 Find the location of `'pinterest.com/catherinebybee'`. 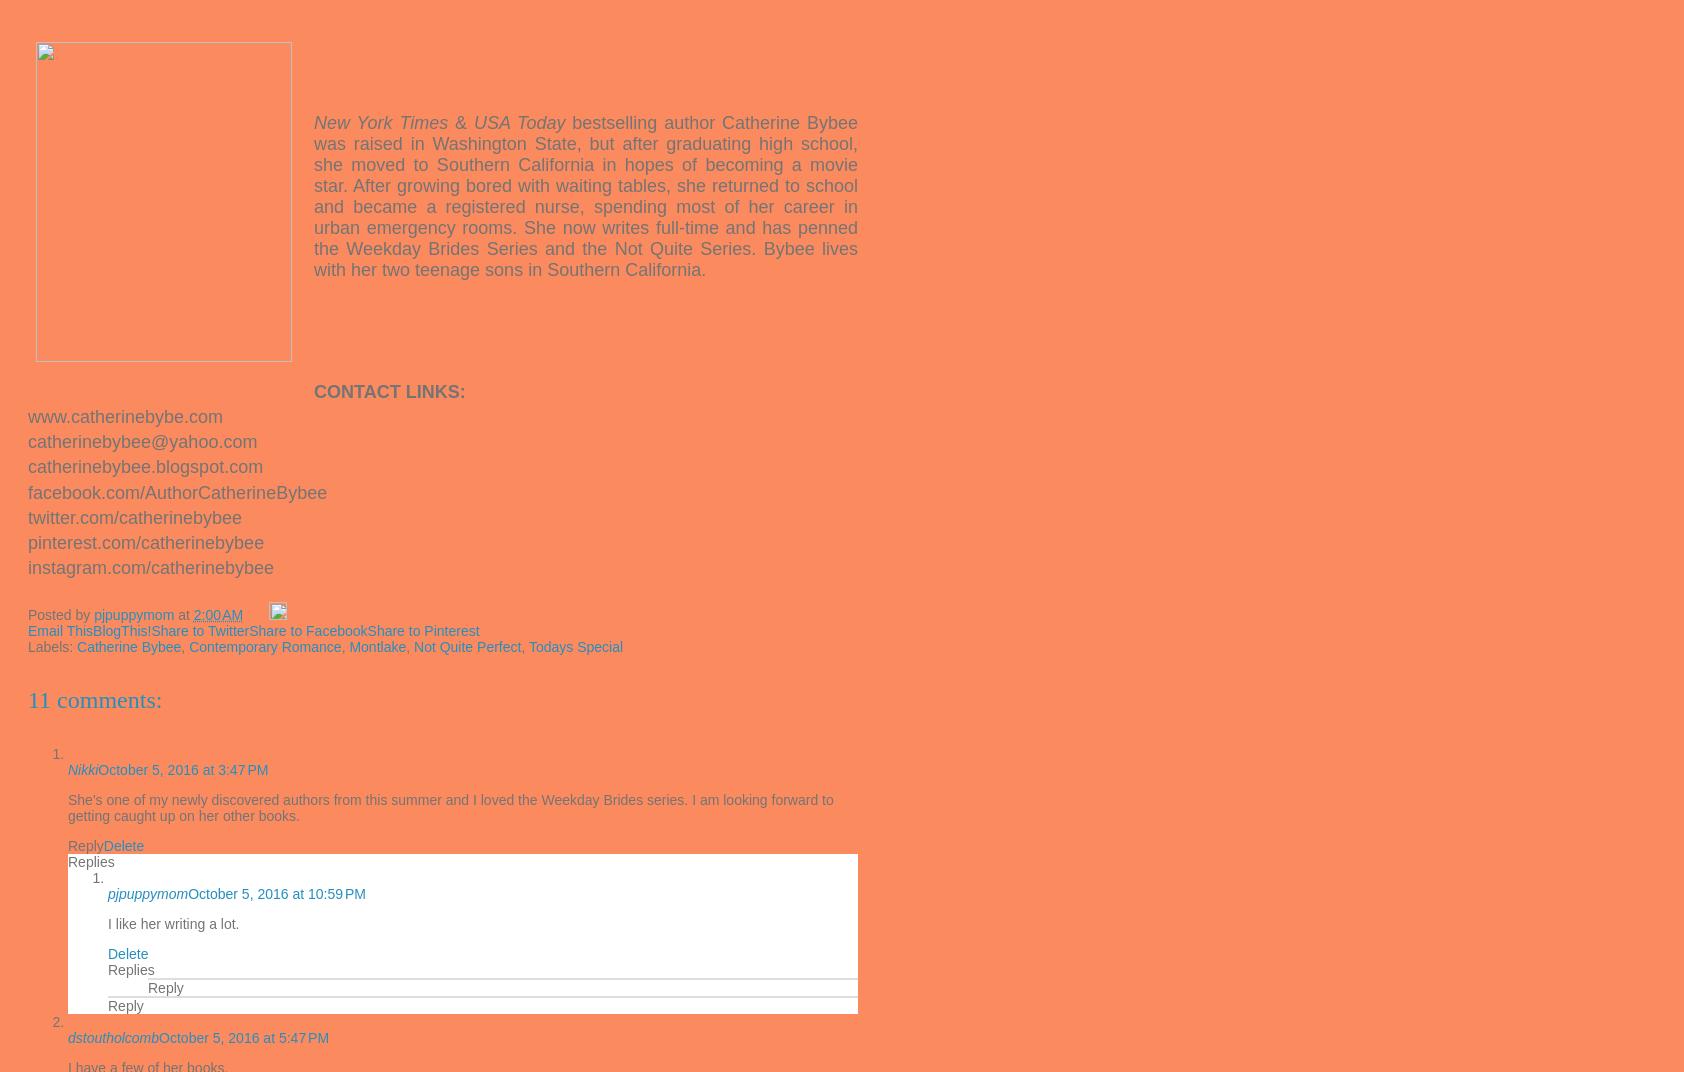

'pinterest.com/catherinebybee' is located at coordinates (145, 541).